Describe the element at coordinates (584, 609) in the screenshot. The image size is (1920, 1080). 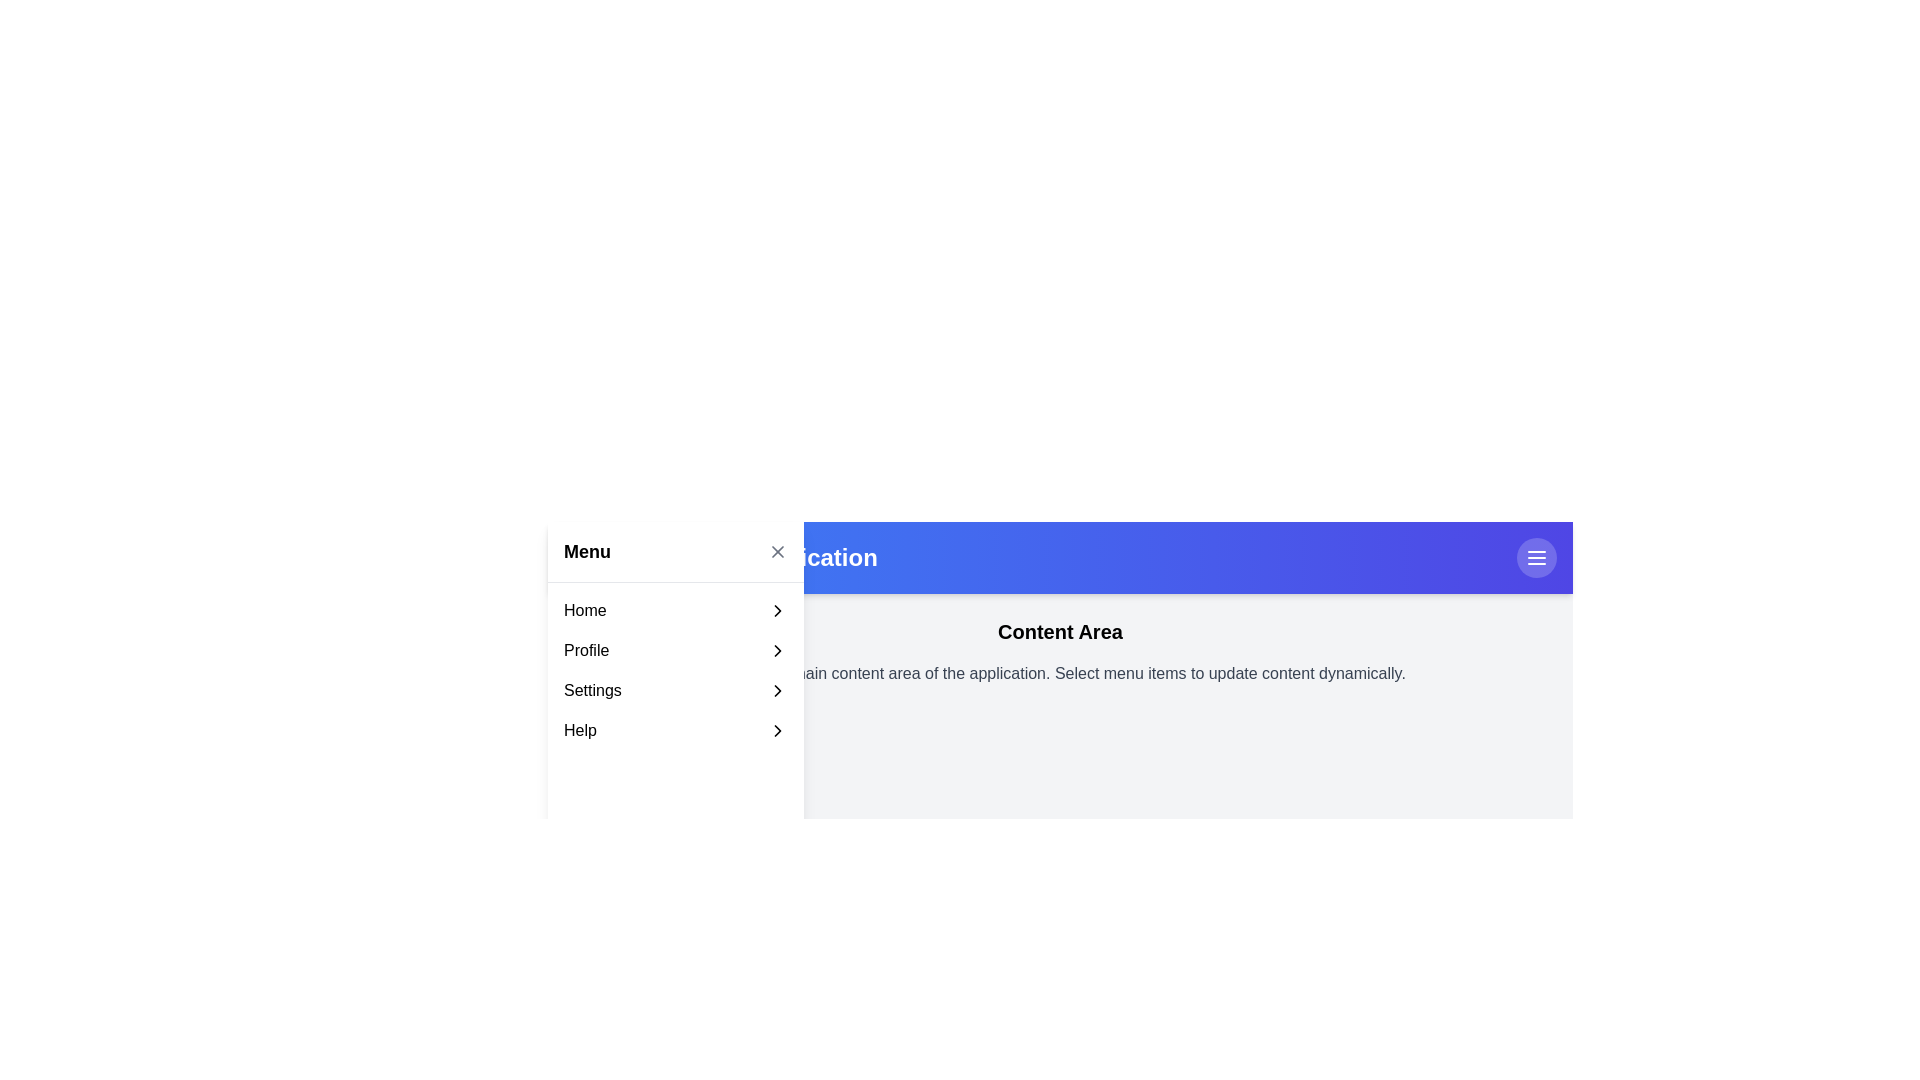
I see `the 'Home' text label located in the primary navigation menu at the top left section of the page` at that location.